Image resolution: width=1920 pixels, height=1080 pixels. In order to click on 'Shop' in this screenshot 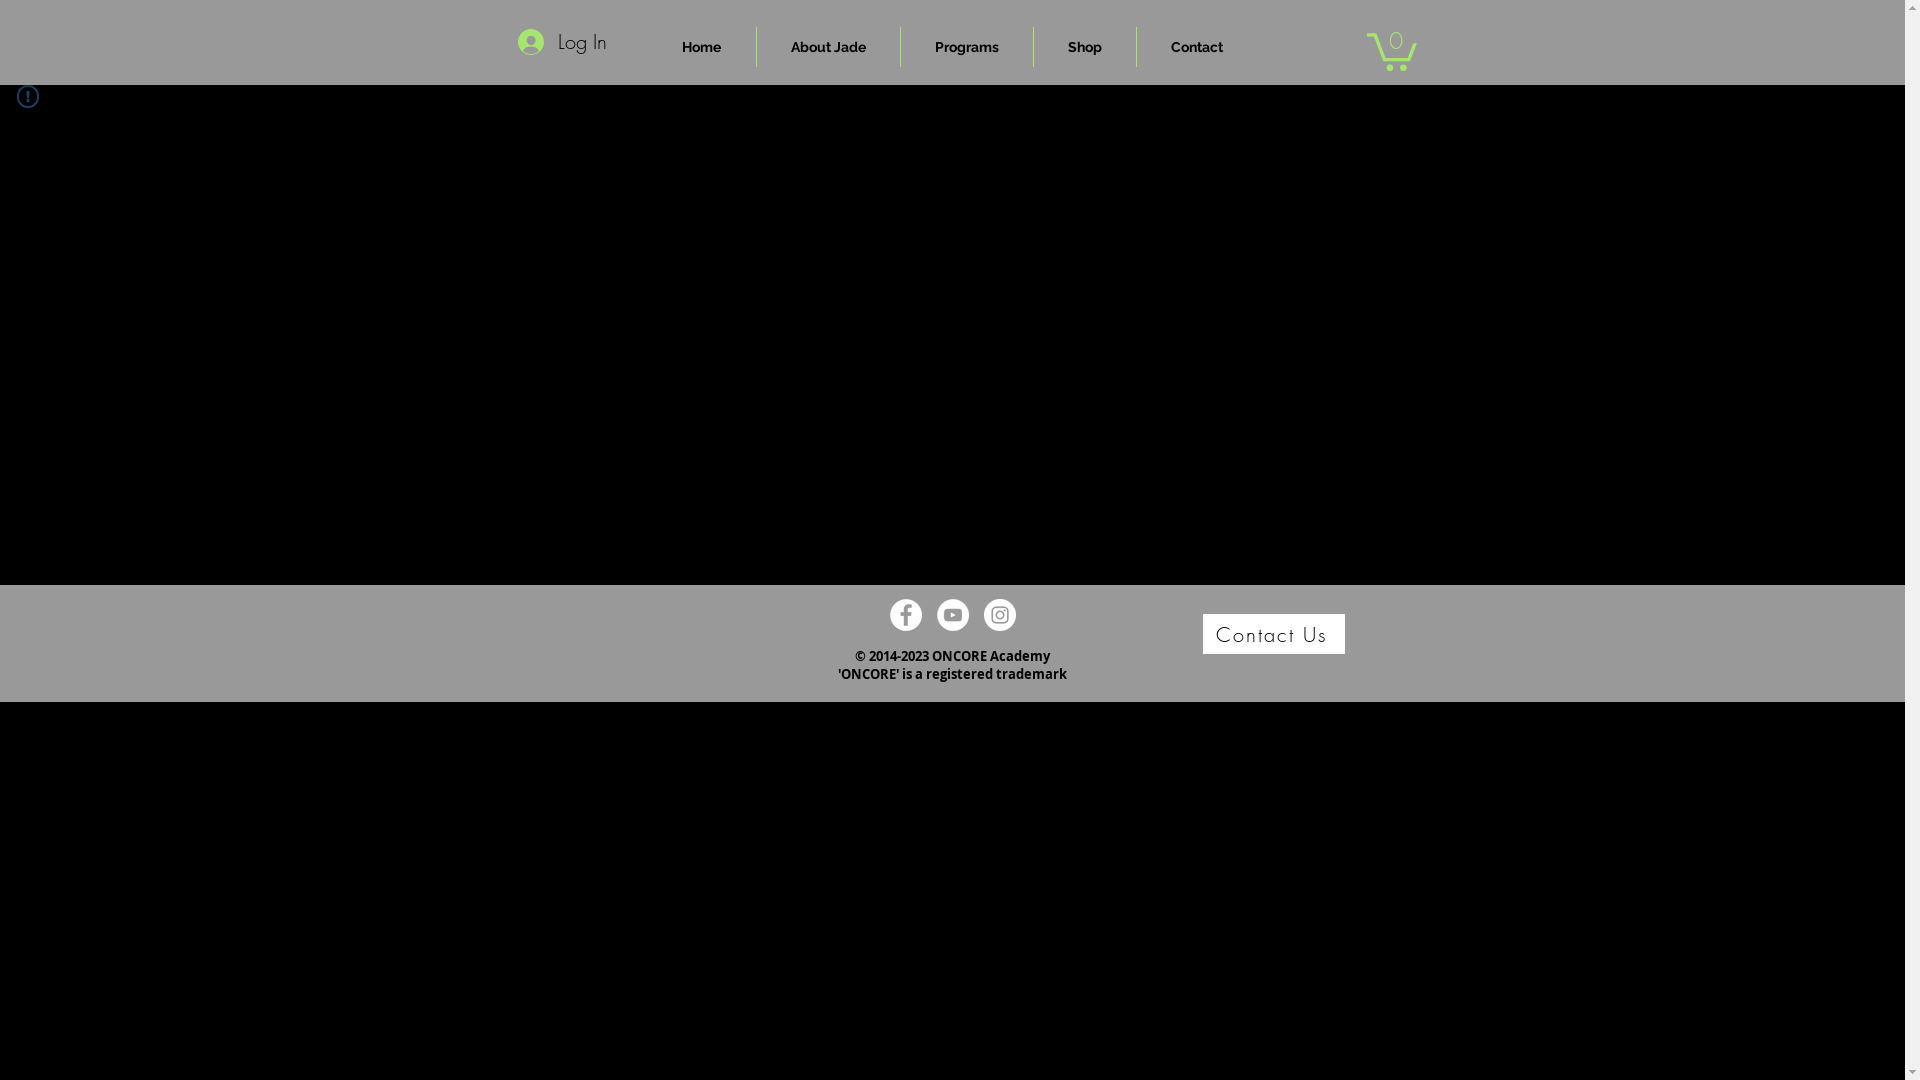, I will do `click(1033, 45)`.